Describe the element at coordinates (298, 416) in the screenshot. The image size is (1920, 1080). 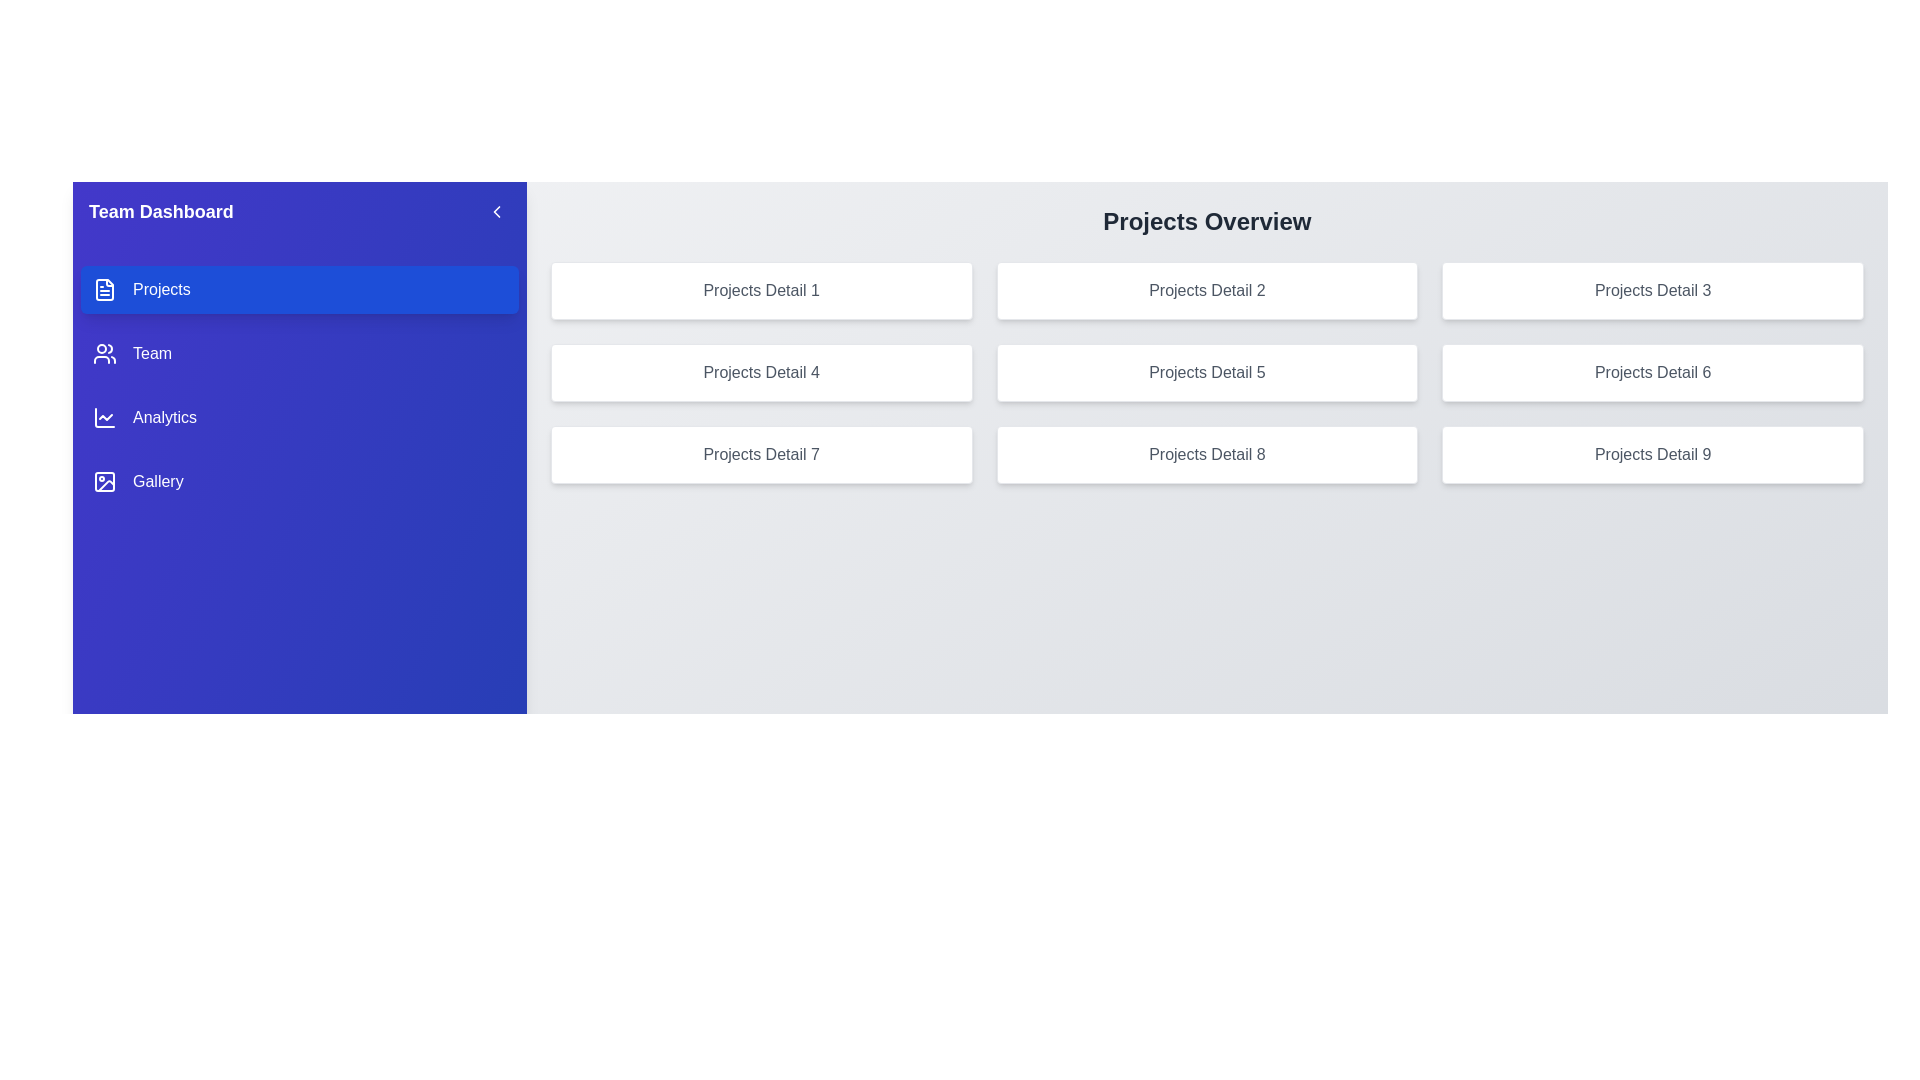
I see `the category Analytics from the sidebar menu` at that location.